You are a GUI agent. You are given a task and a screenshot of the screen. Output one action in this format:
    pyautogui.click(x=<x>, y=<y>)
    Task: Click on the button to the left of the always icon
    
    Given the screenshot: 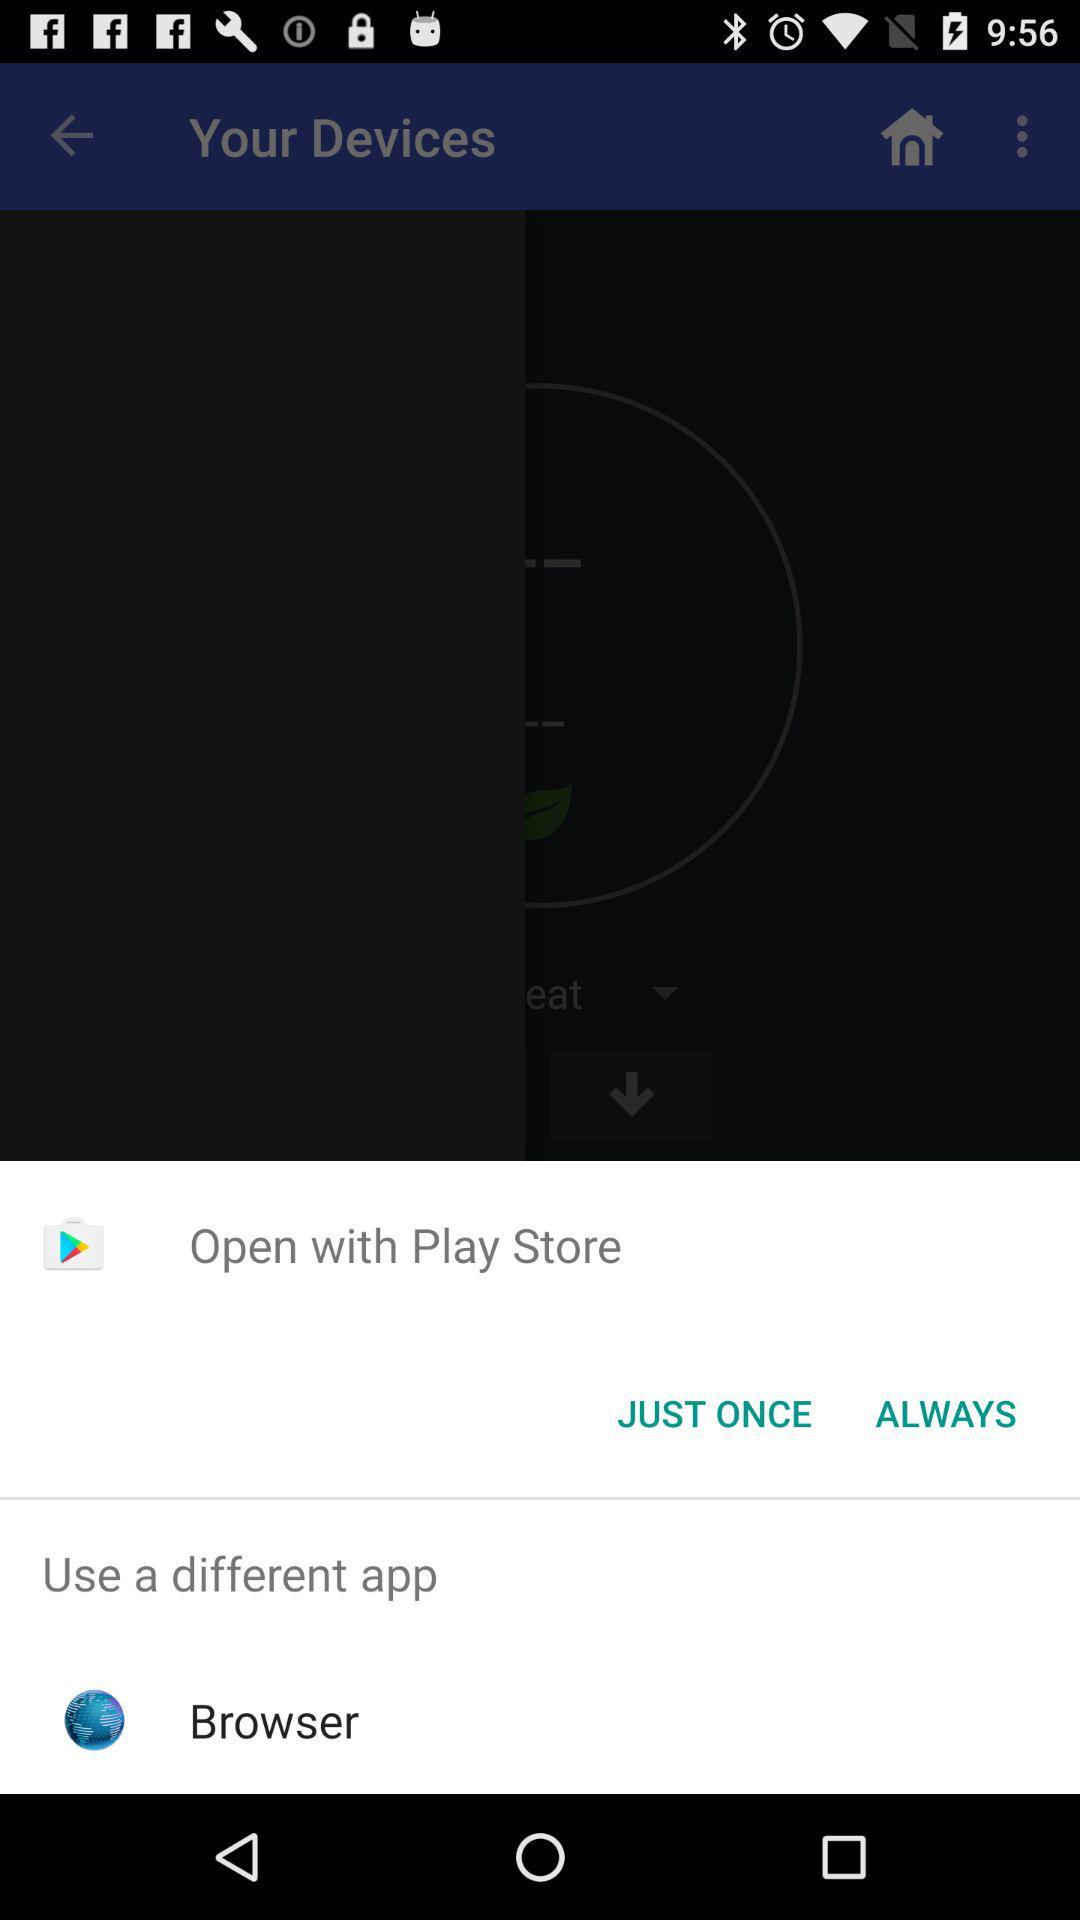 What is the action you would take?
    pyautogui.click(x=713, y=1411)
    